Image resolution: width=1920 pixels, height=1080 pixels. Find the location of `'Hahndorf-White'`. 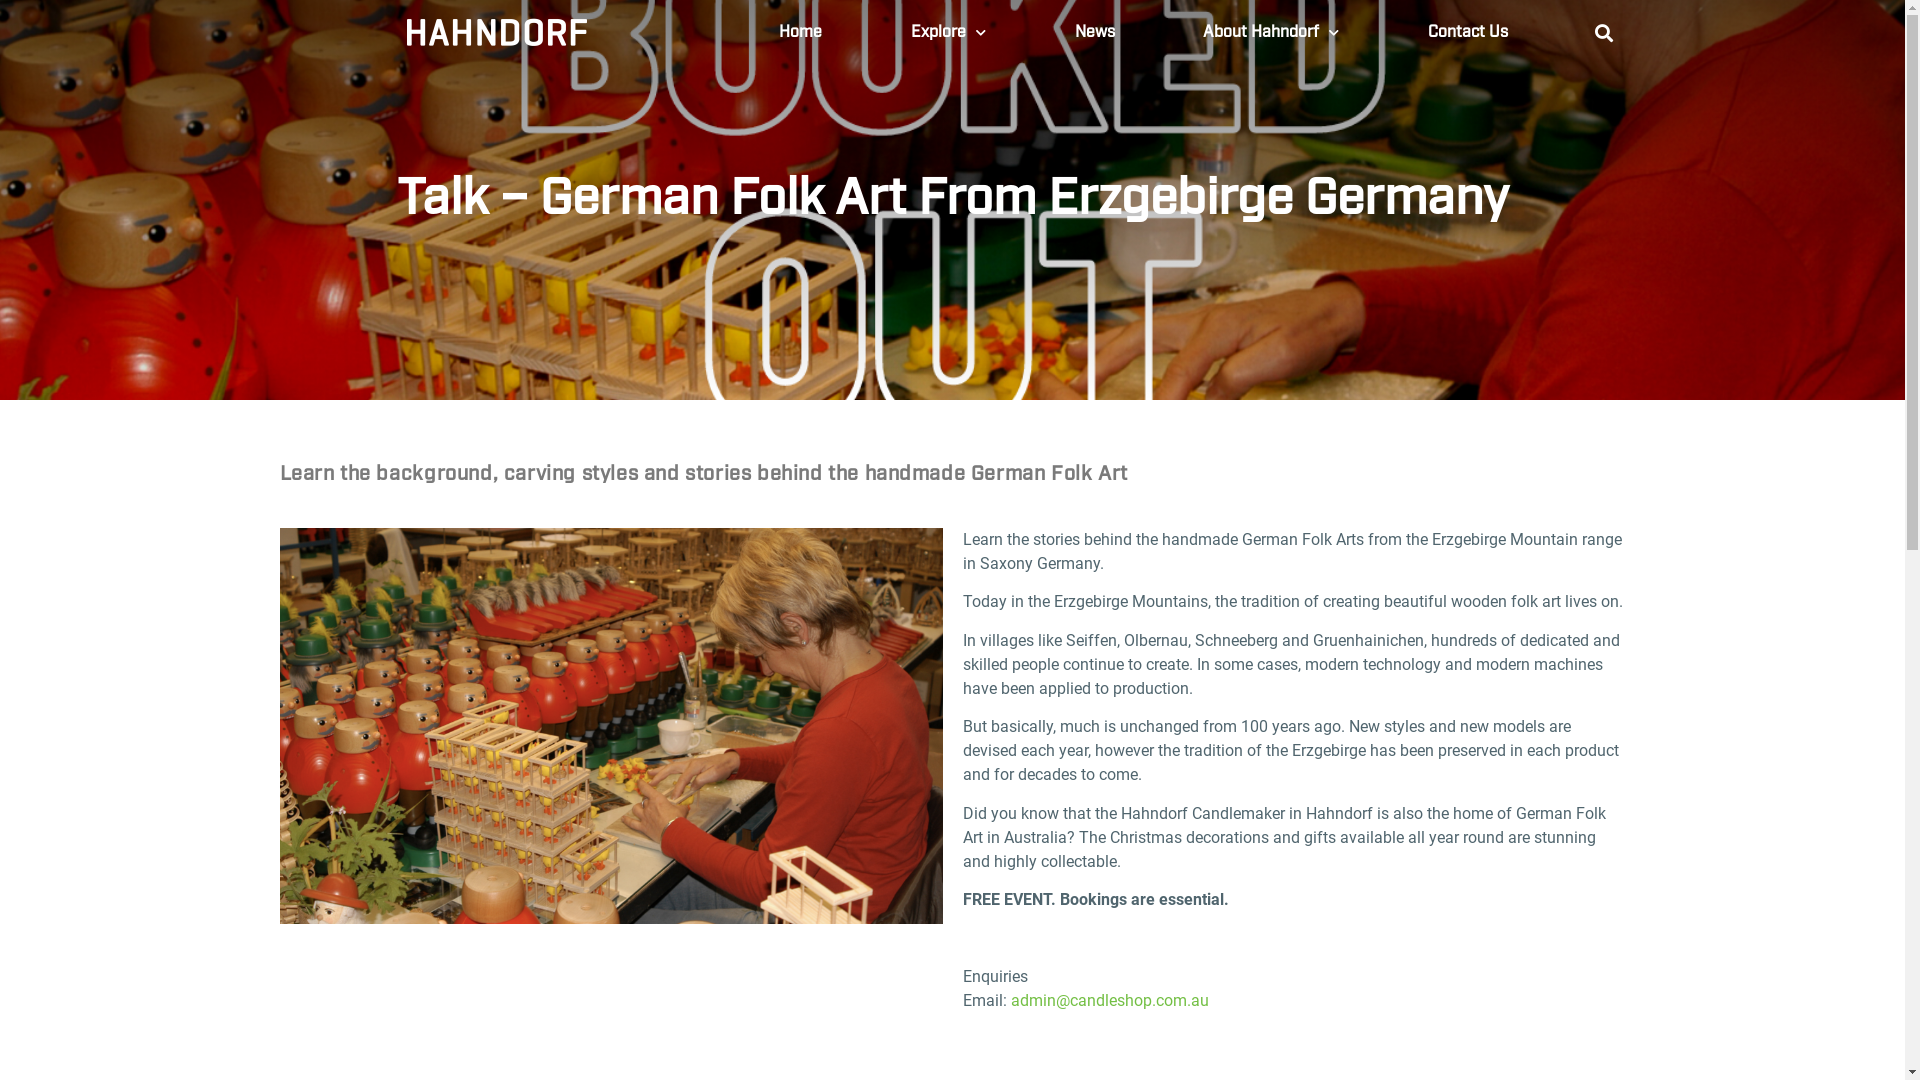

'Hahndorf-White' is located at coordinates (497, 33).